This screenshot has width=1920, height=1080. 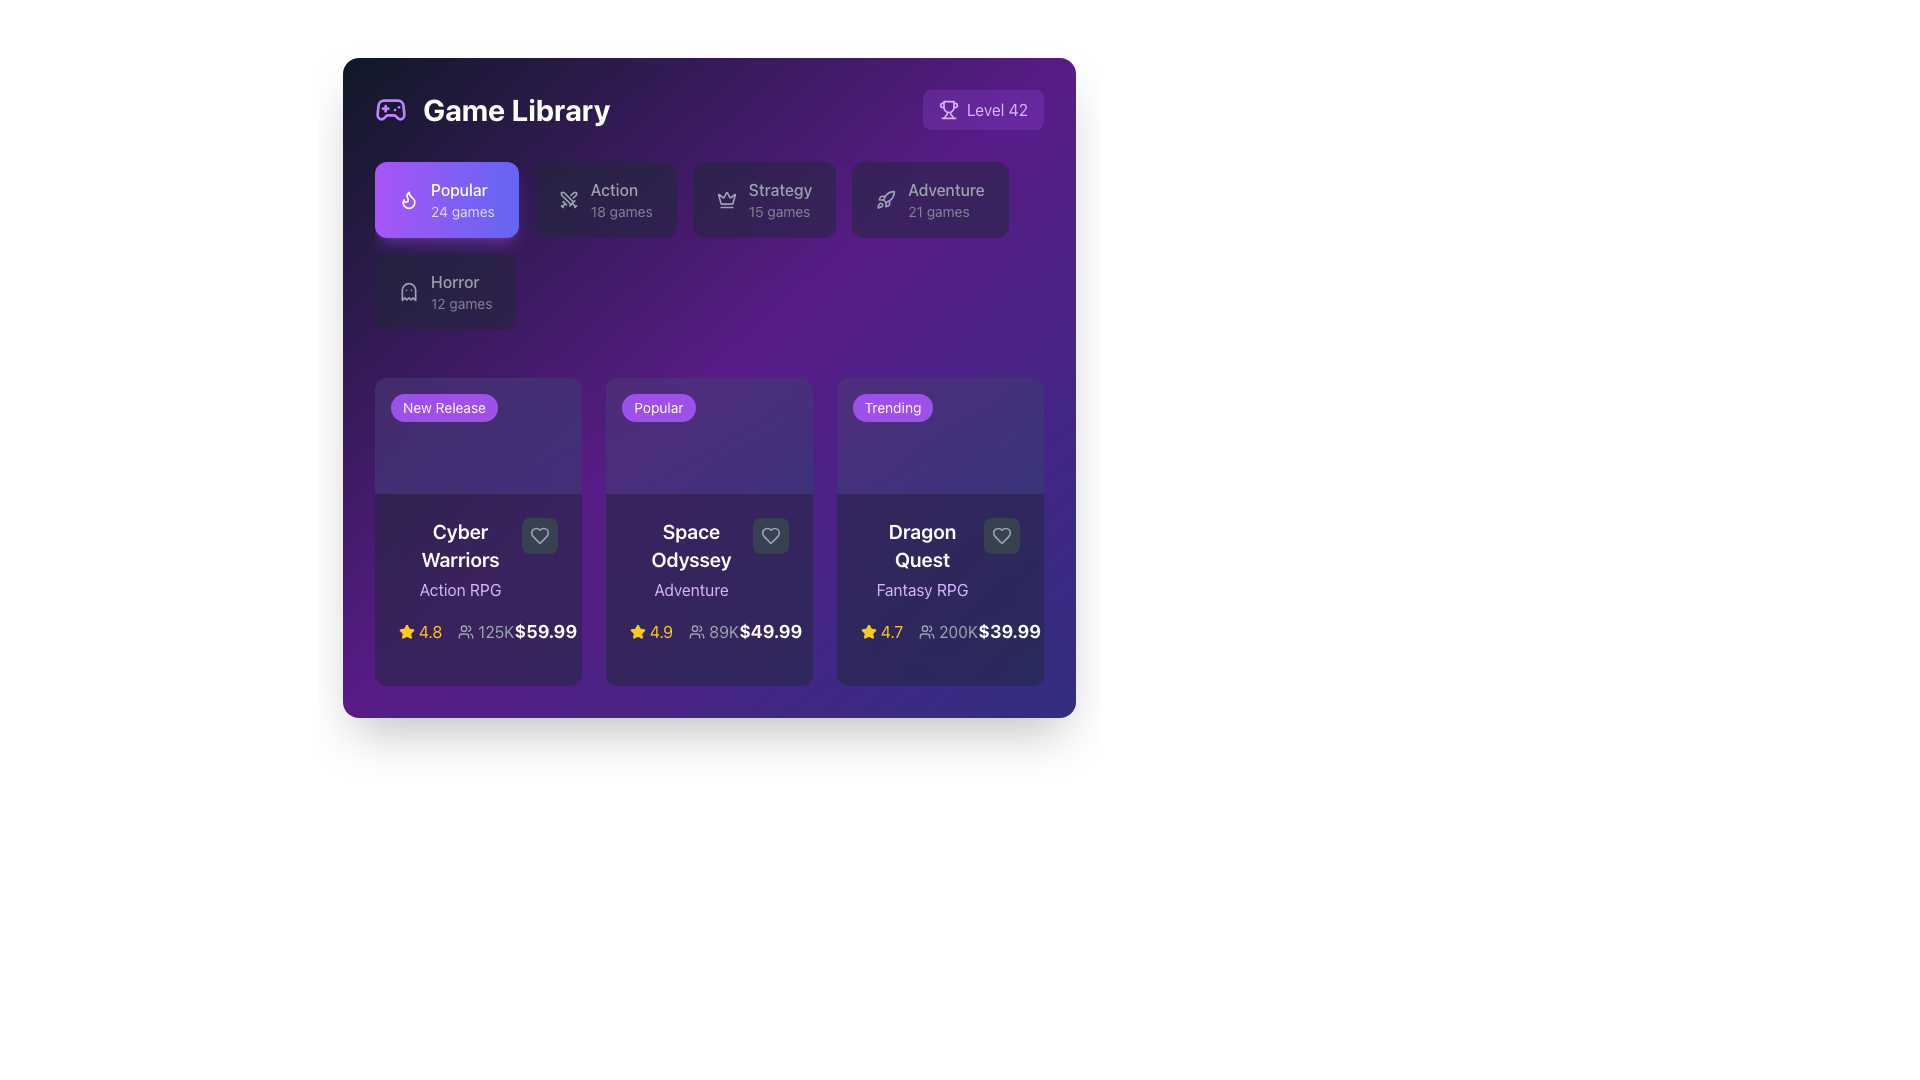 I want to click on the text label that provides information about the number of items available under the 'Popular' category, located beneath the 'Popular' text in the game library interface, so click(x=461, y=212).